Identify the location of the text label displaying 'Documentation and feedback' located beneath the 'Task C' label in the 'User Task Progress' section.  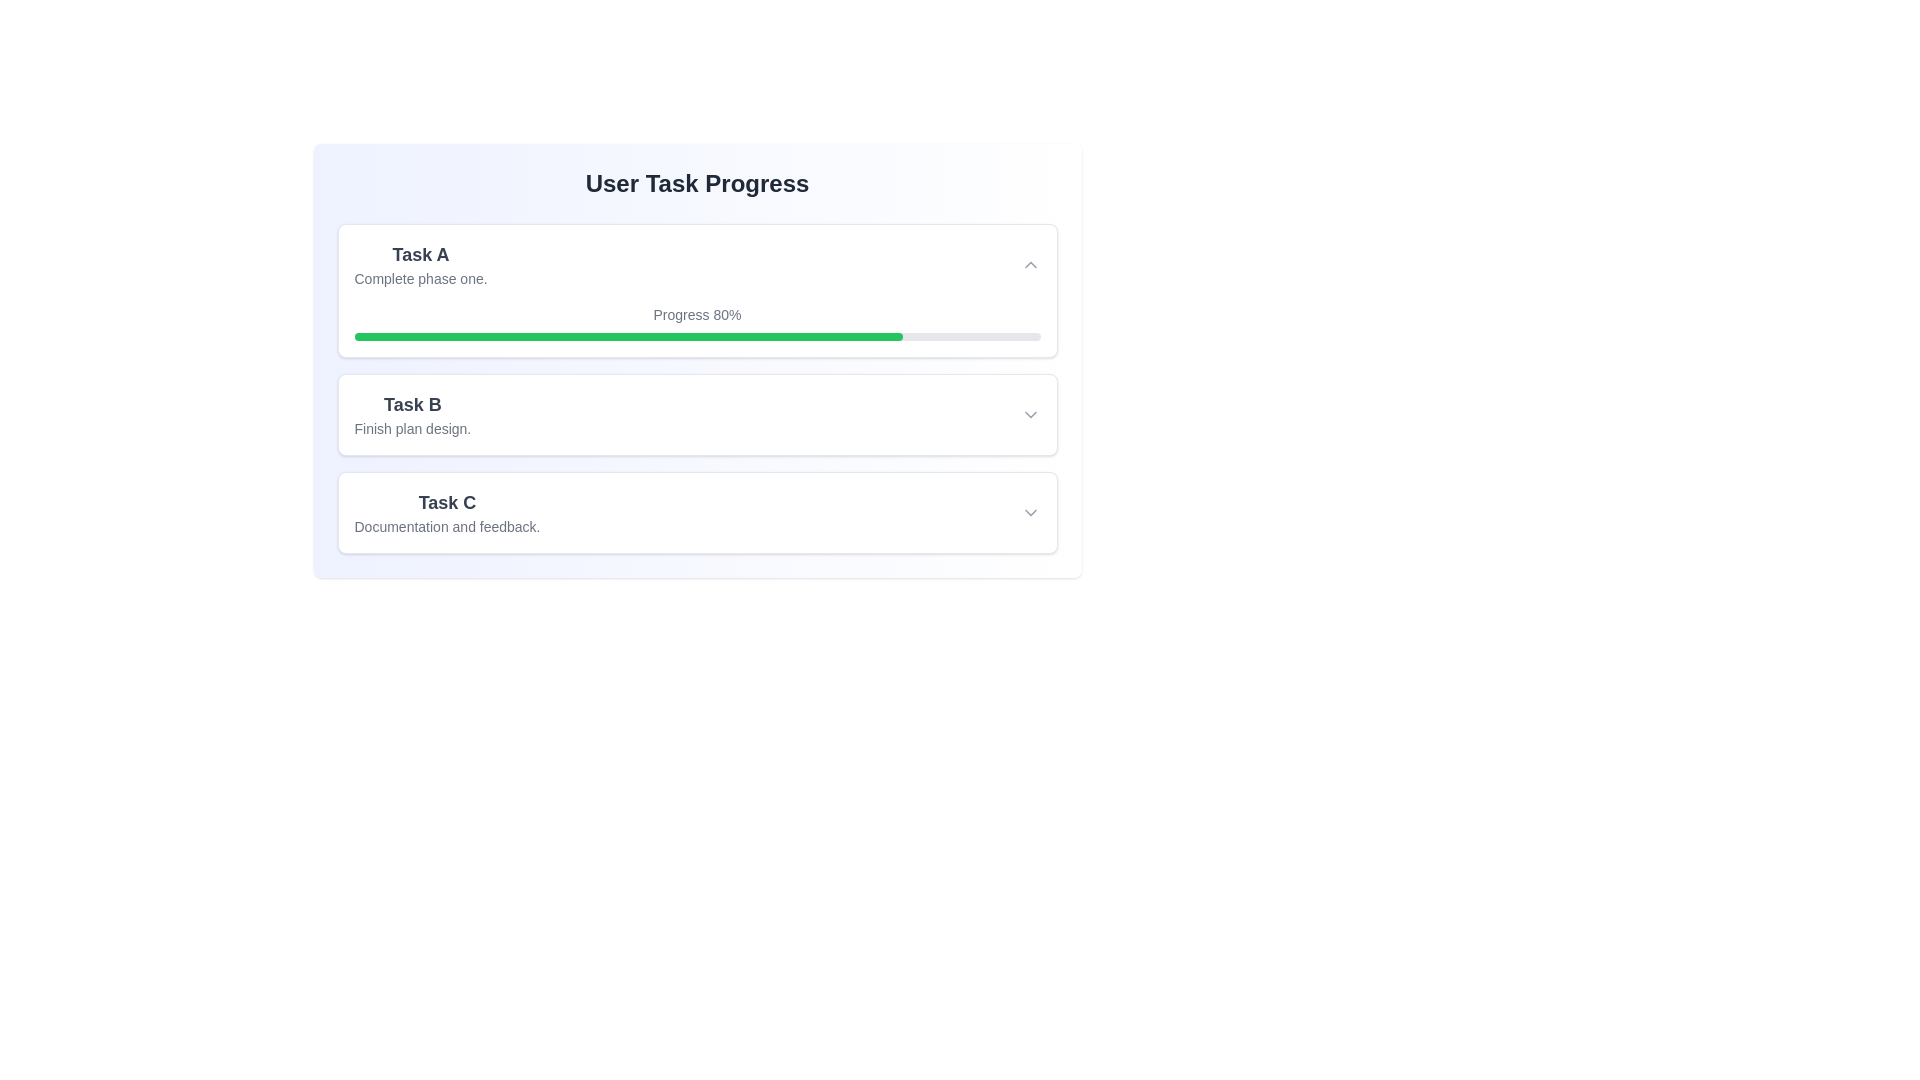
(446, 526).